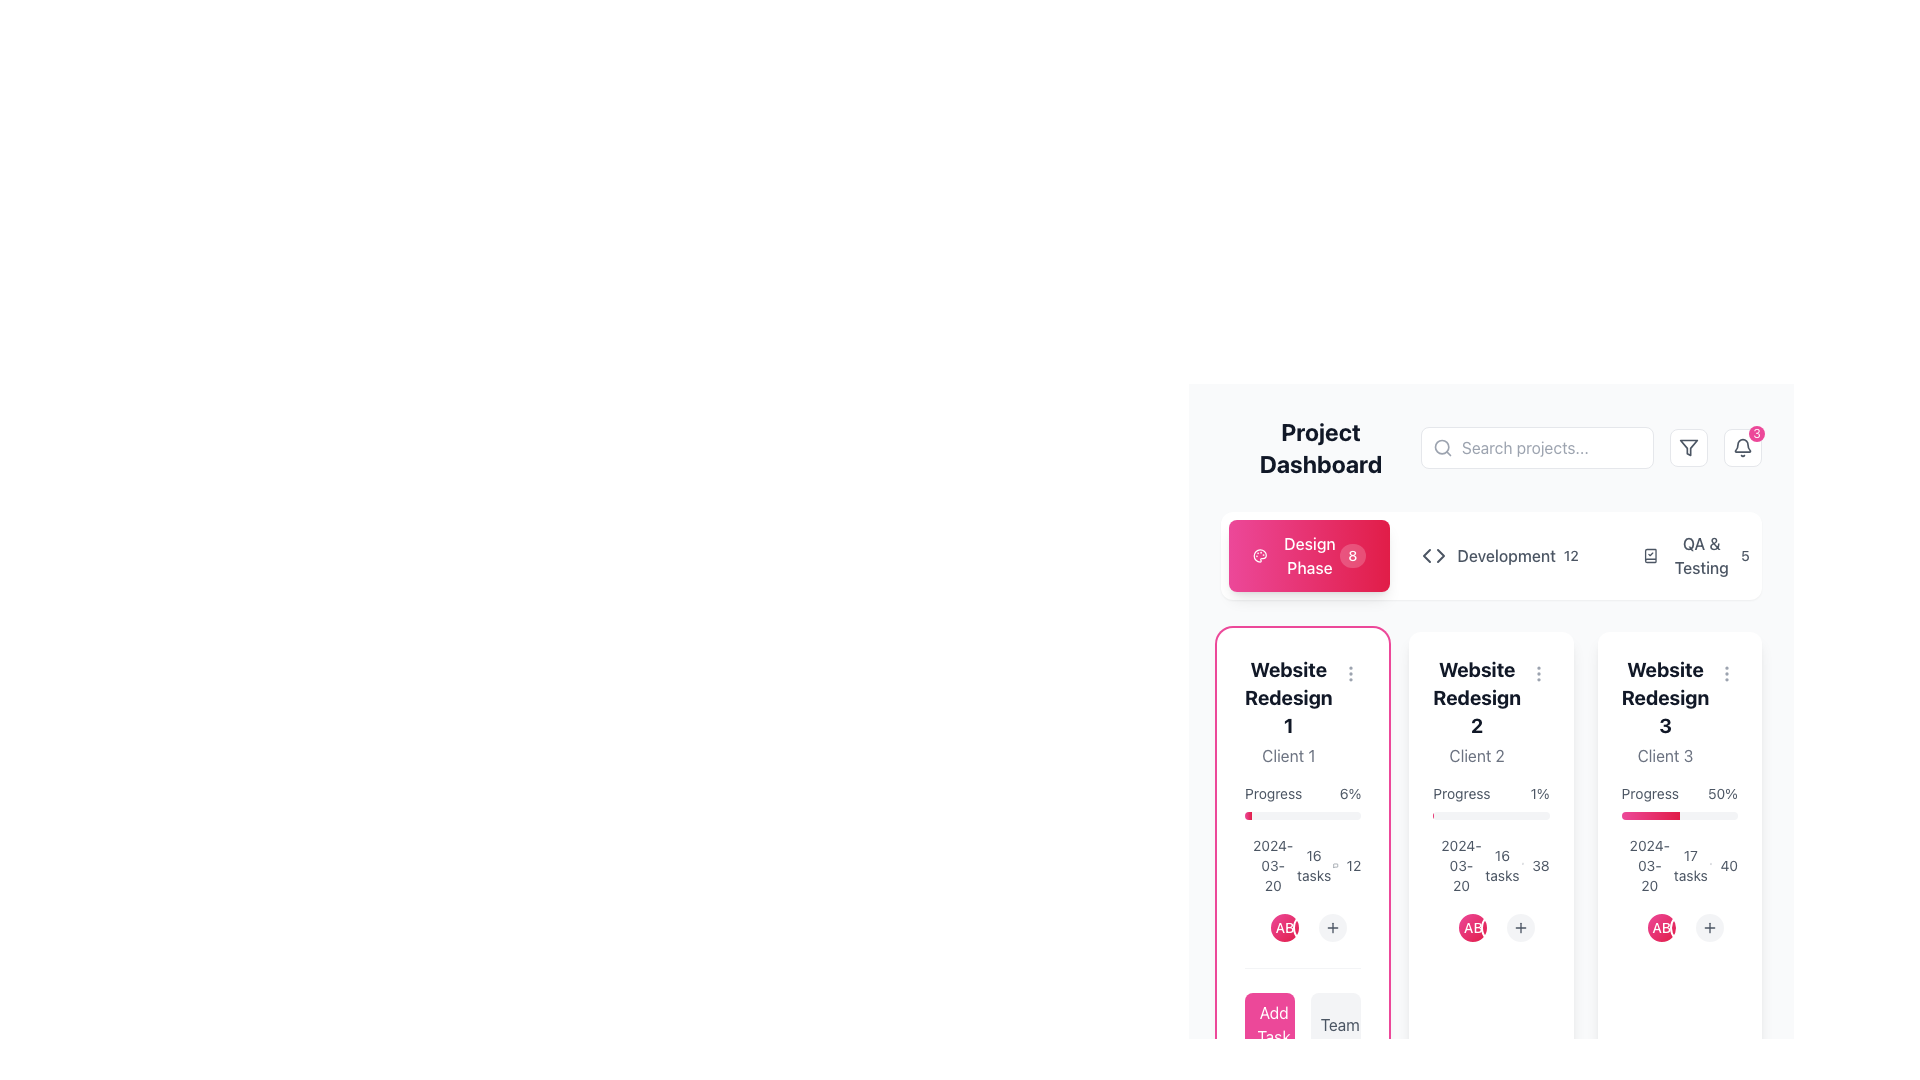 This screenshot has width=1920, height=1080. What do you see at coordinates (1347, 865) in the screenshot?
I see `the numeric label displaying the number '12', which is styled with a small, rounded font and is located immediately to the right of a small chat bubble icon in the 'Website Redesign 1' card` at bounding box center [1347, 865].